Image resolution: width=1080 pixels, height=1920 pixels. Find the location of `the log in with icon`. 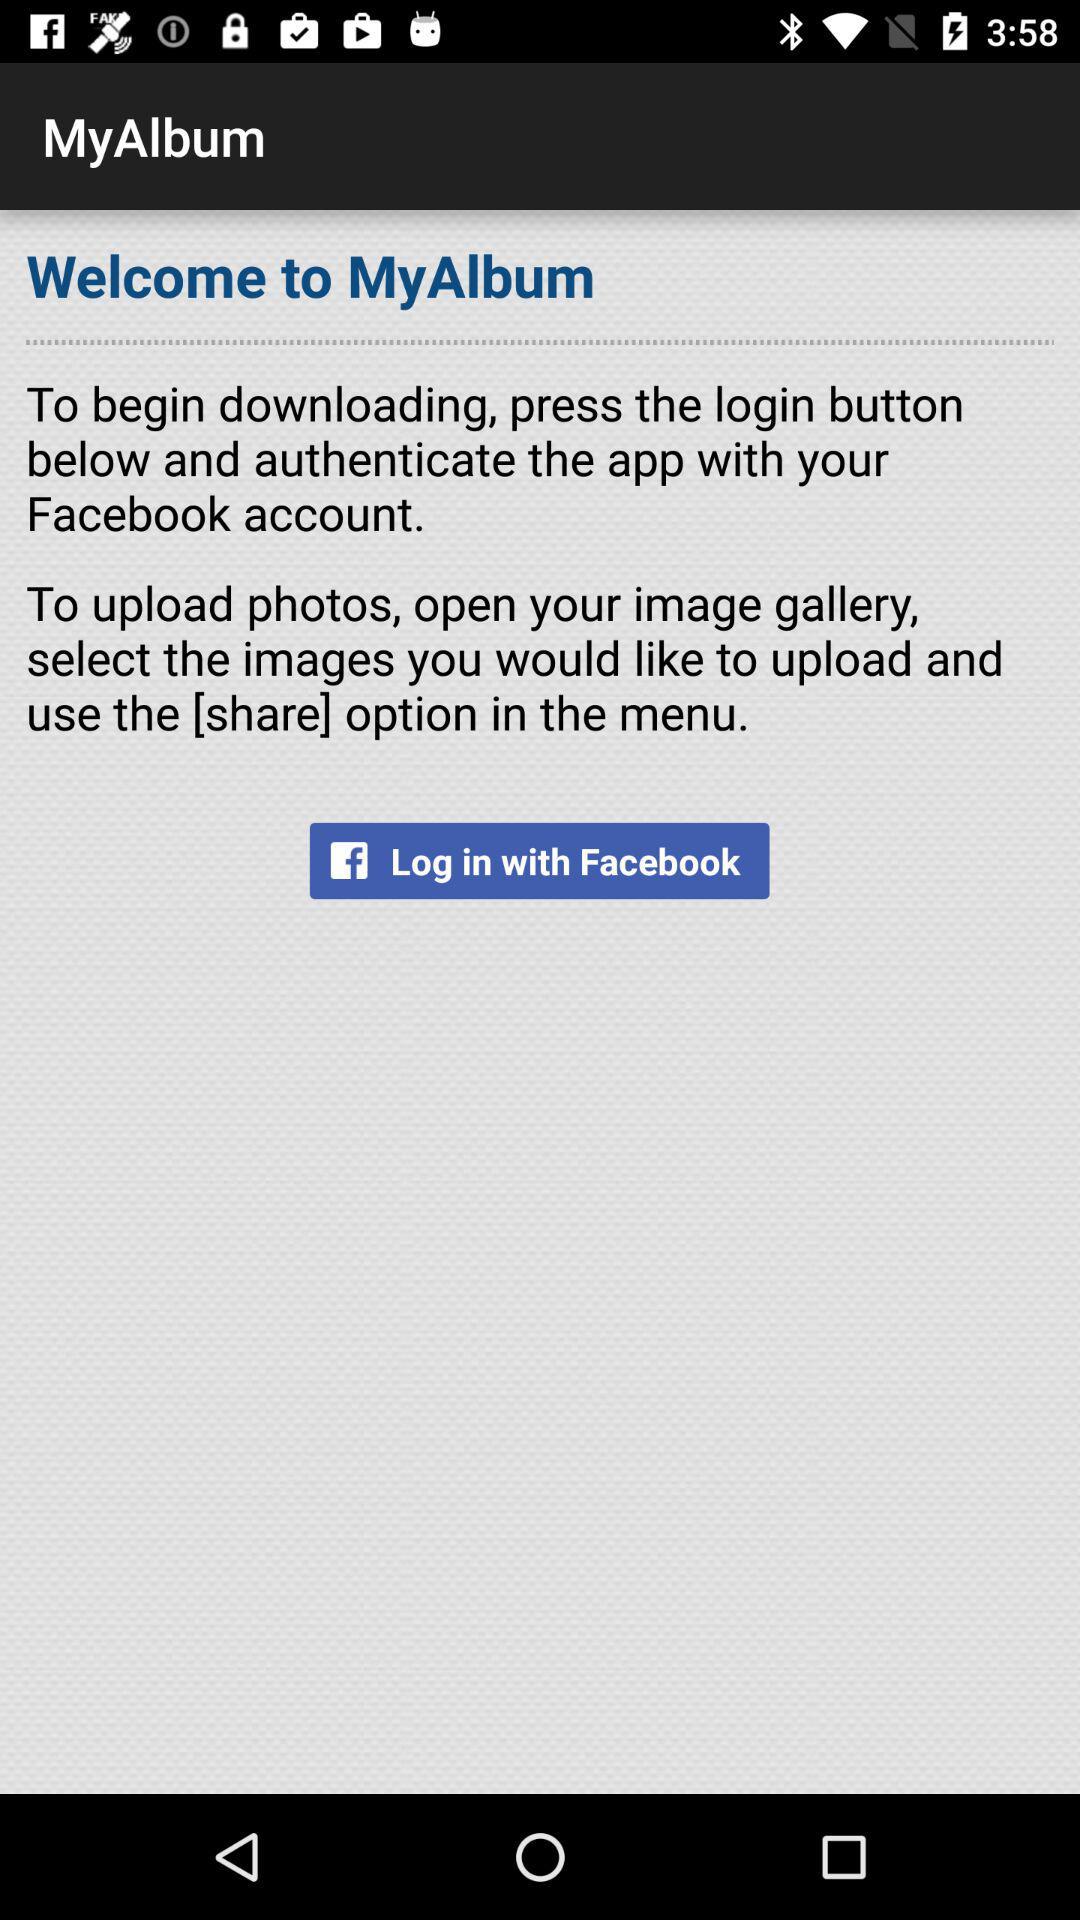

the log in with icon is located at coordinates (538, 860).